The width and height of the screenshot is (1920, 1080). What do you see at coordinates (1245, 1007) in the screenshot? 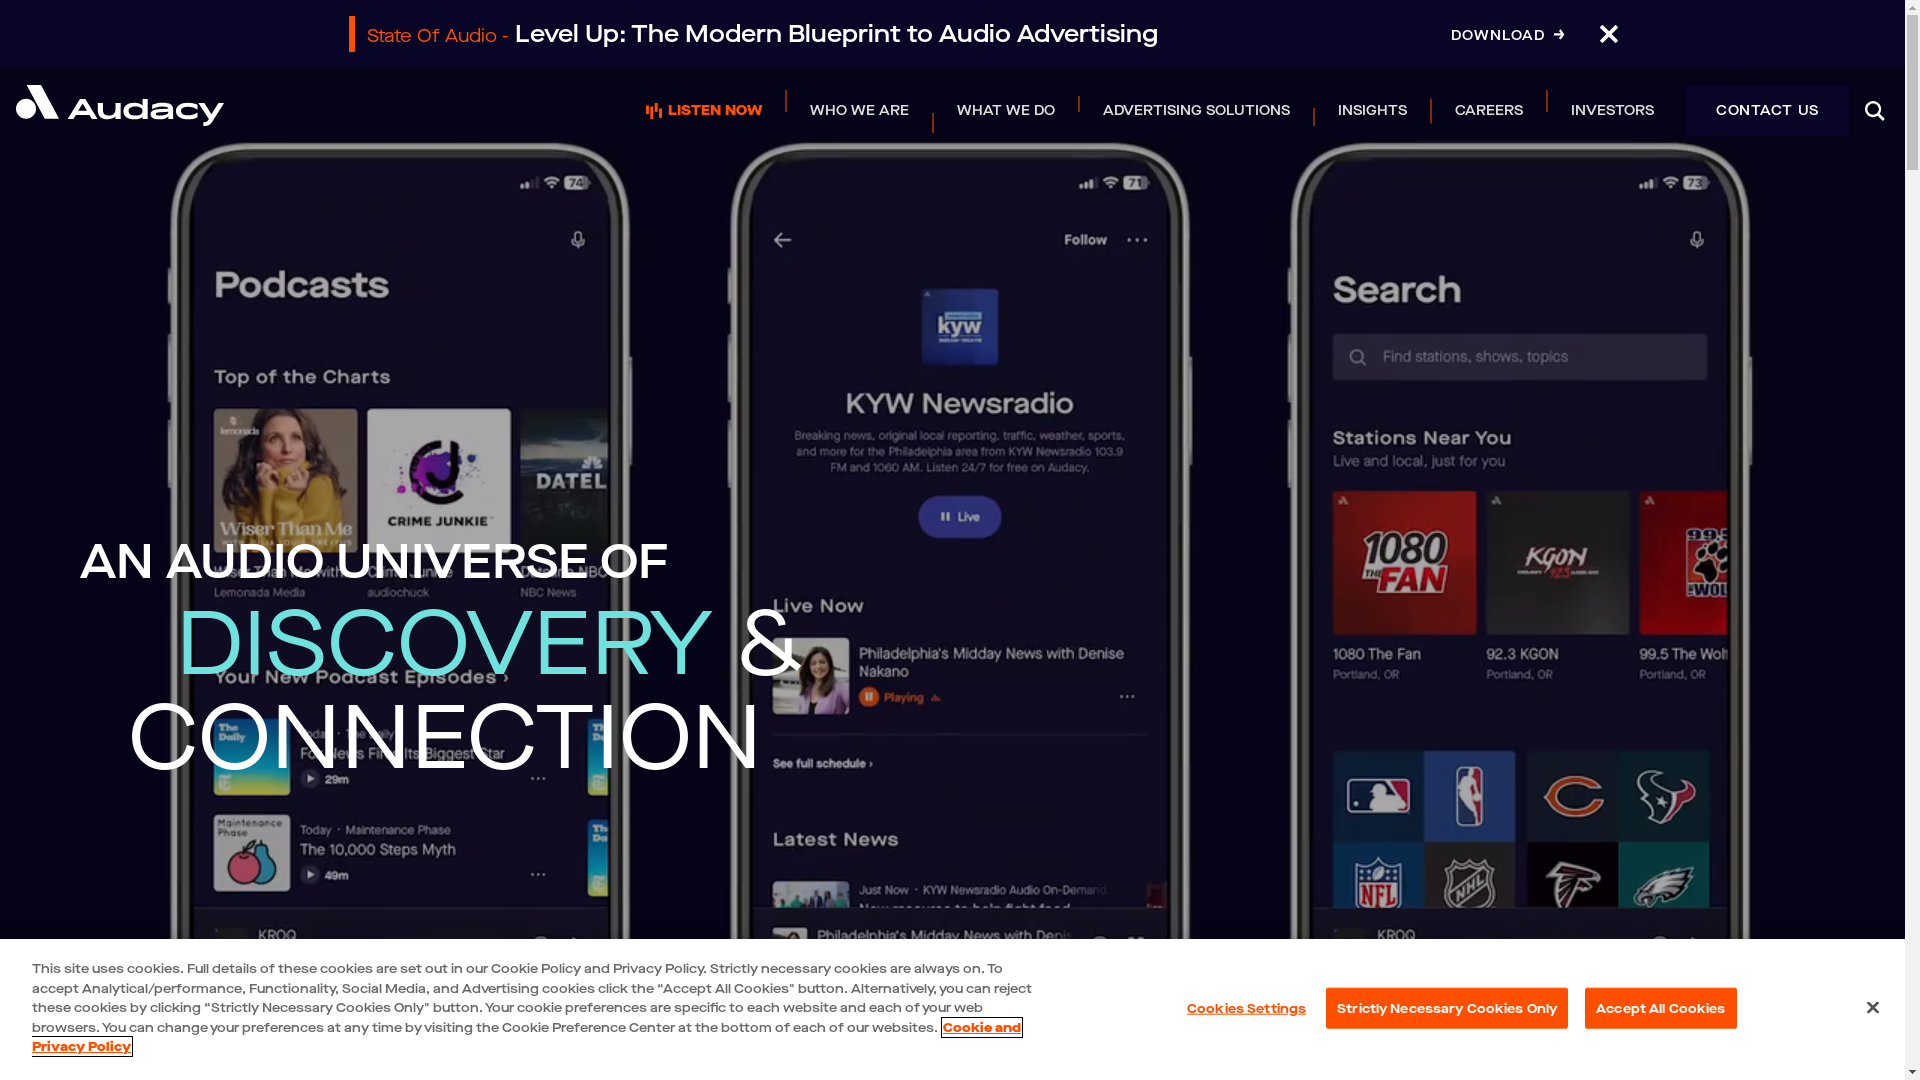
I see `'Cookies Settings'` at bounding box center [1245, 1007].